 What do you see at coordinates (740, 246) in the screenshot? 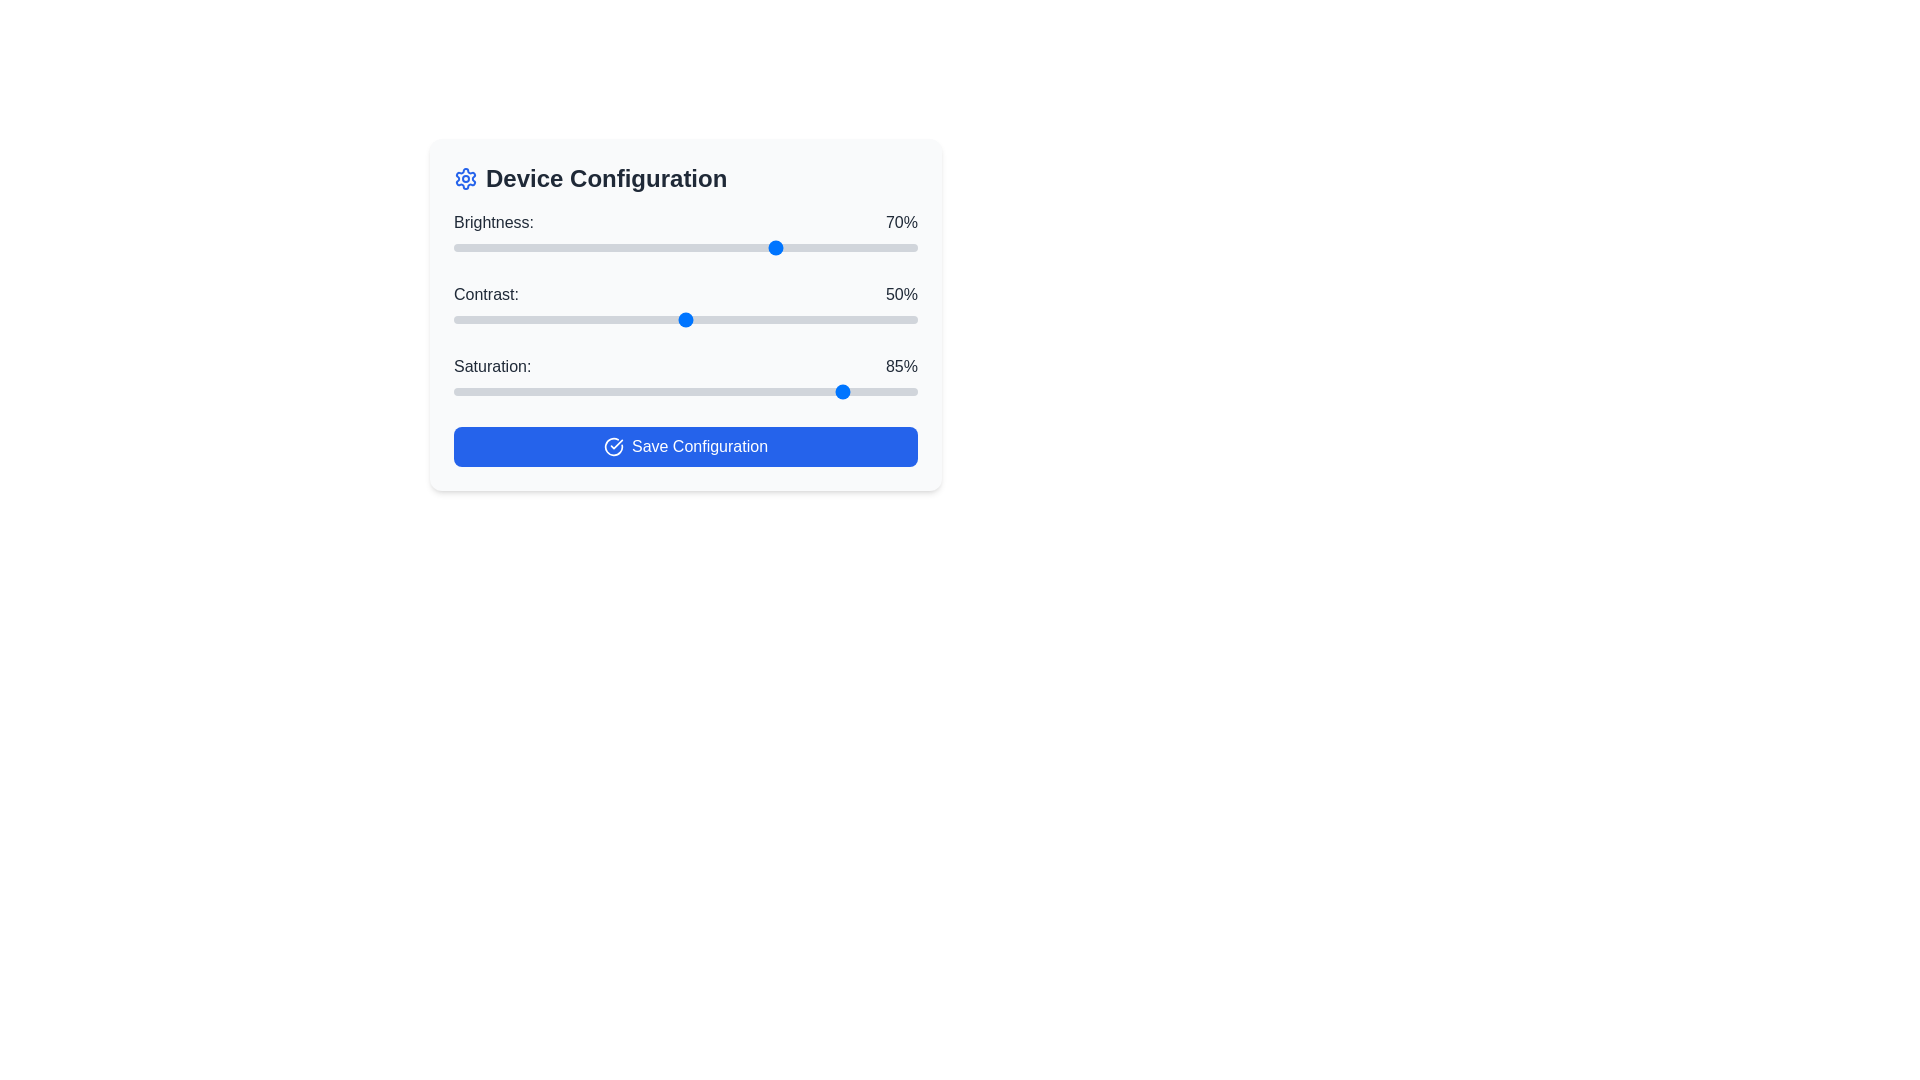
I see `brightness` at bounding box center [740, 246].